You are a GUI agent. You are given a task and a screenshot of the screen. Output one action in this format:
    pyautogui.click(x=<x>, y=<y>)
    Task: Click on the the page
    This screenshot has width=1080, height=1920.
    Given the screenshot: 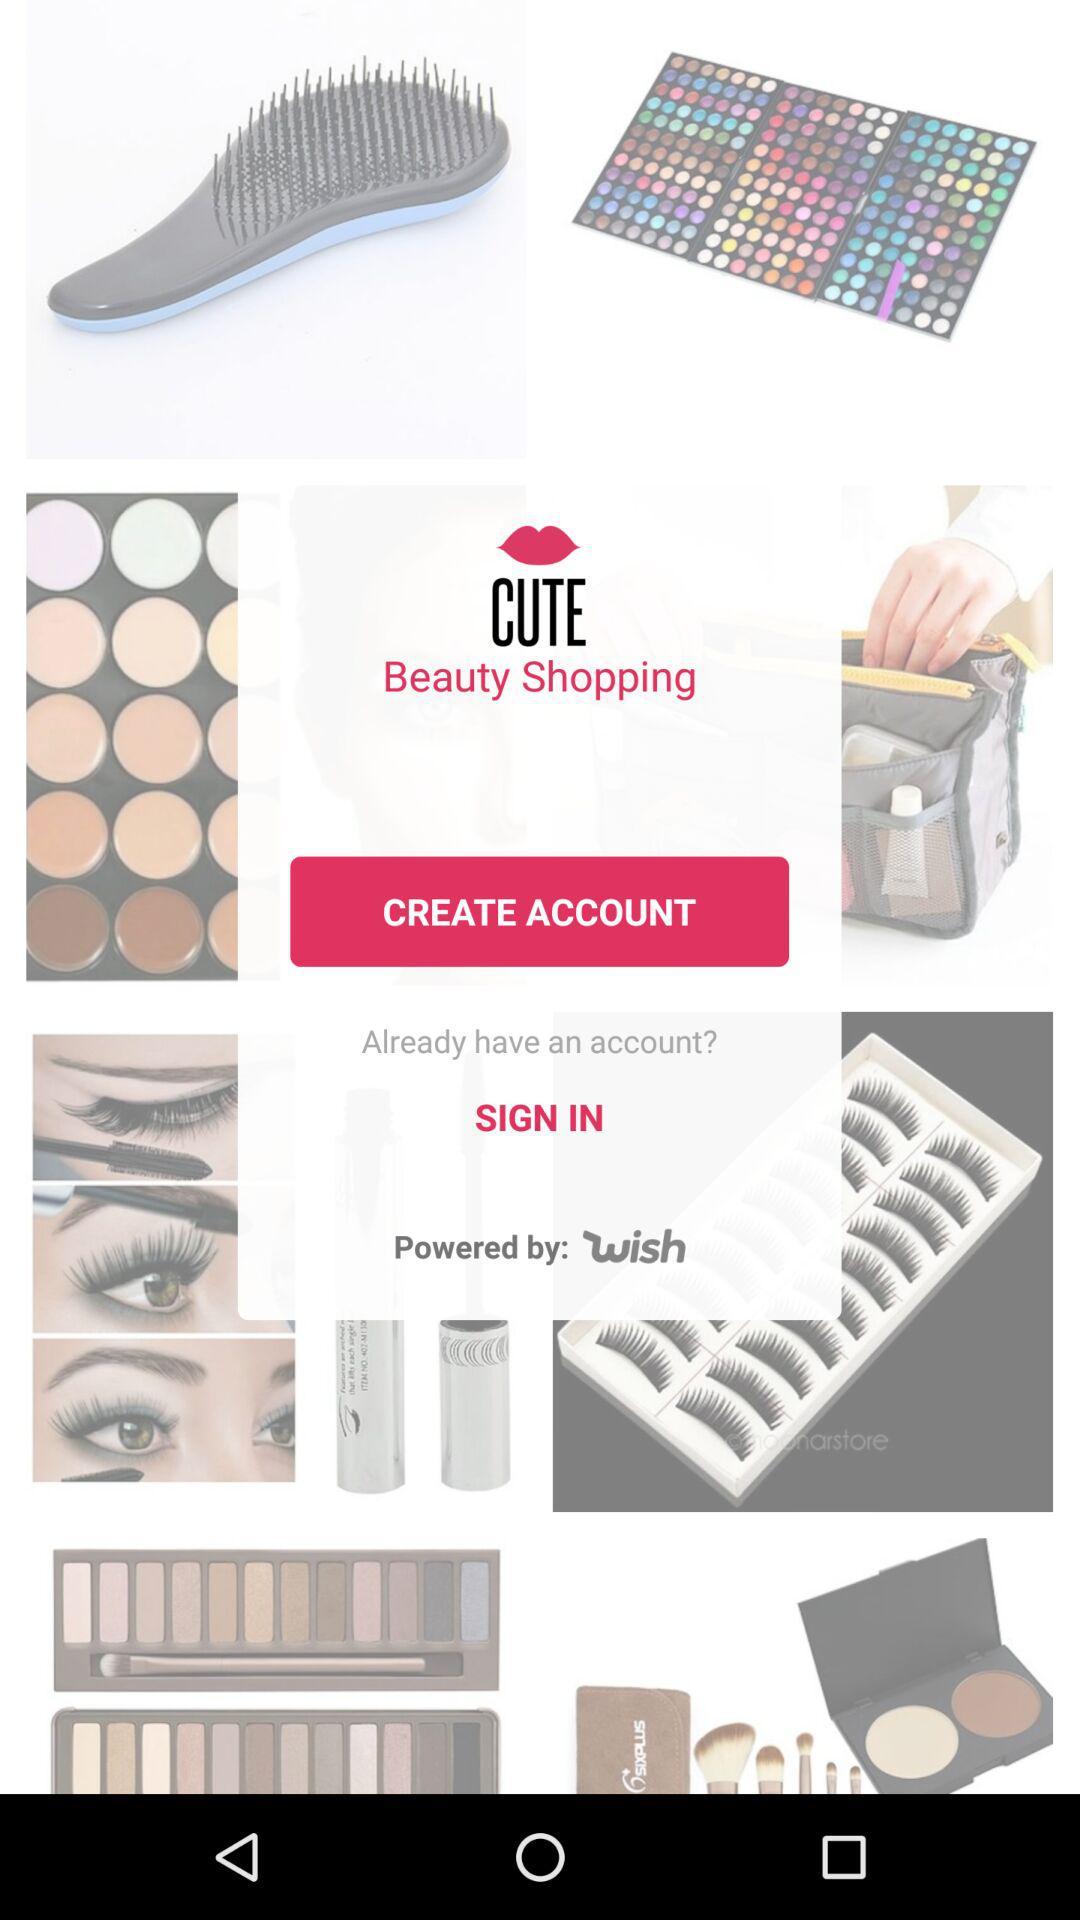 What is the action you would take?
    pyautogui.click(x=276, y=224)
    